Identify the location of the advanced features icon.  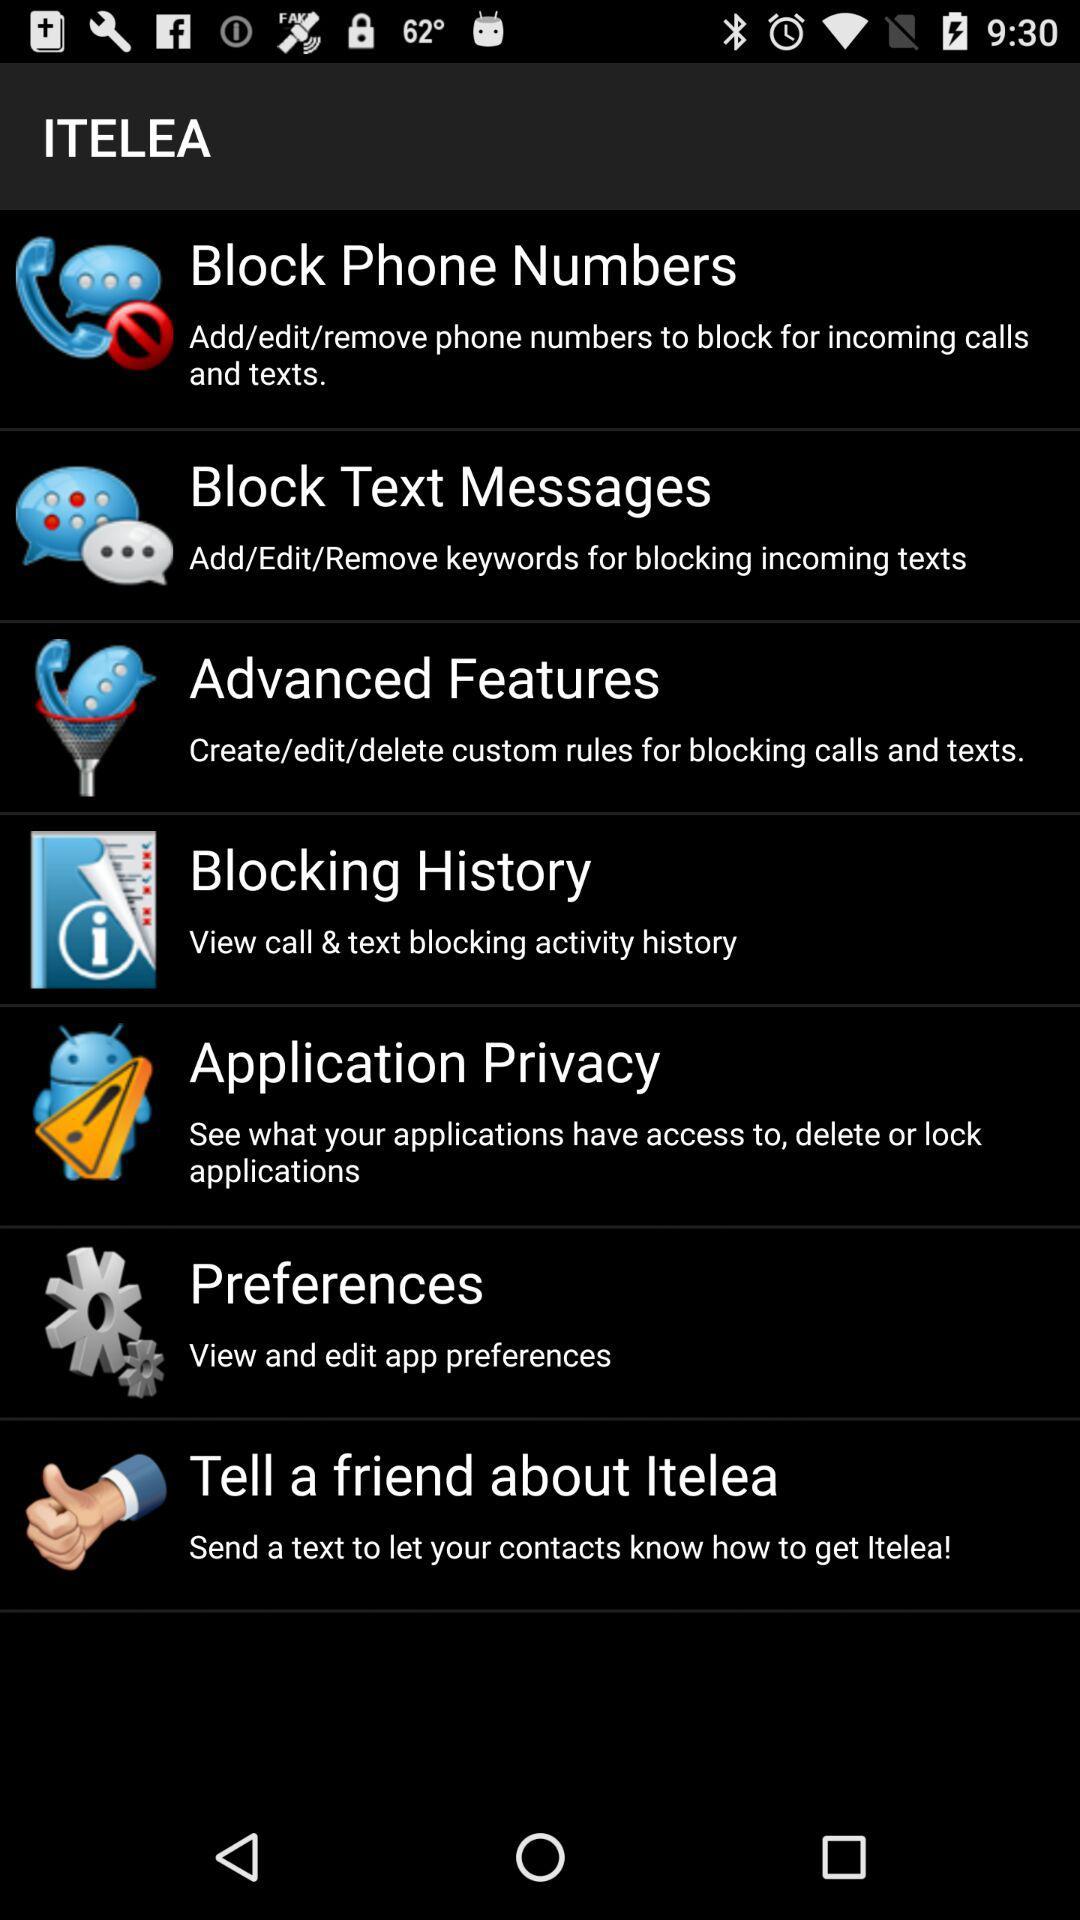
(625, 676).